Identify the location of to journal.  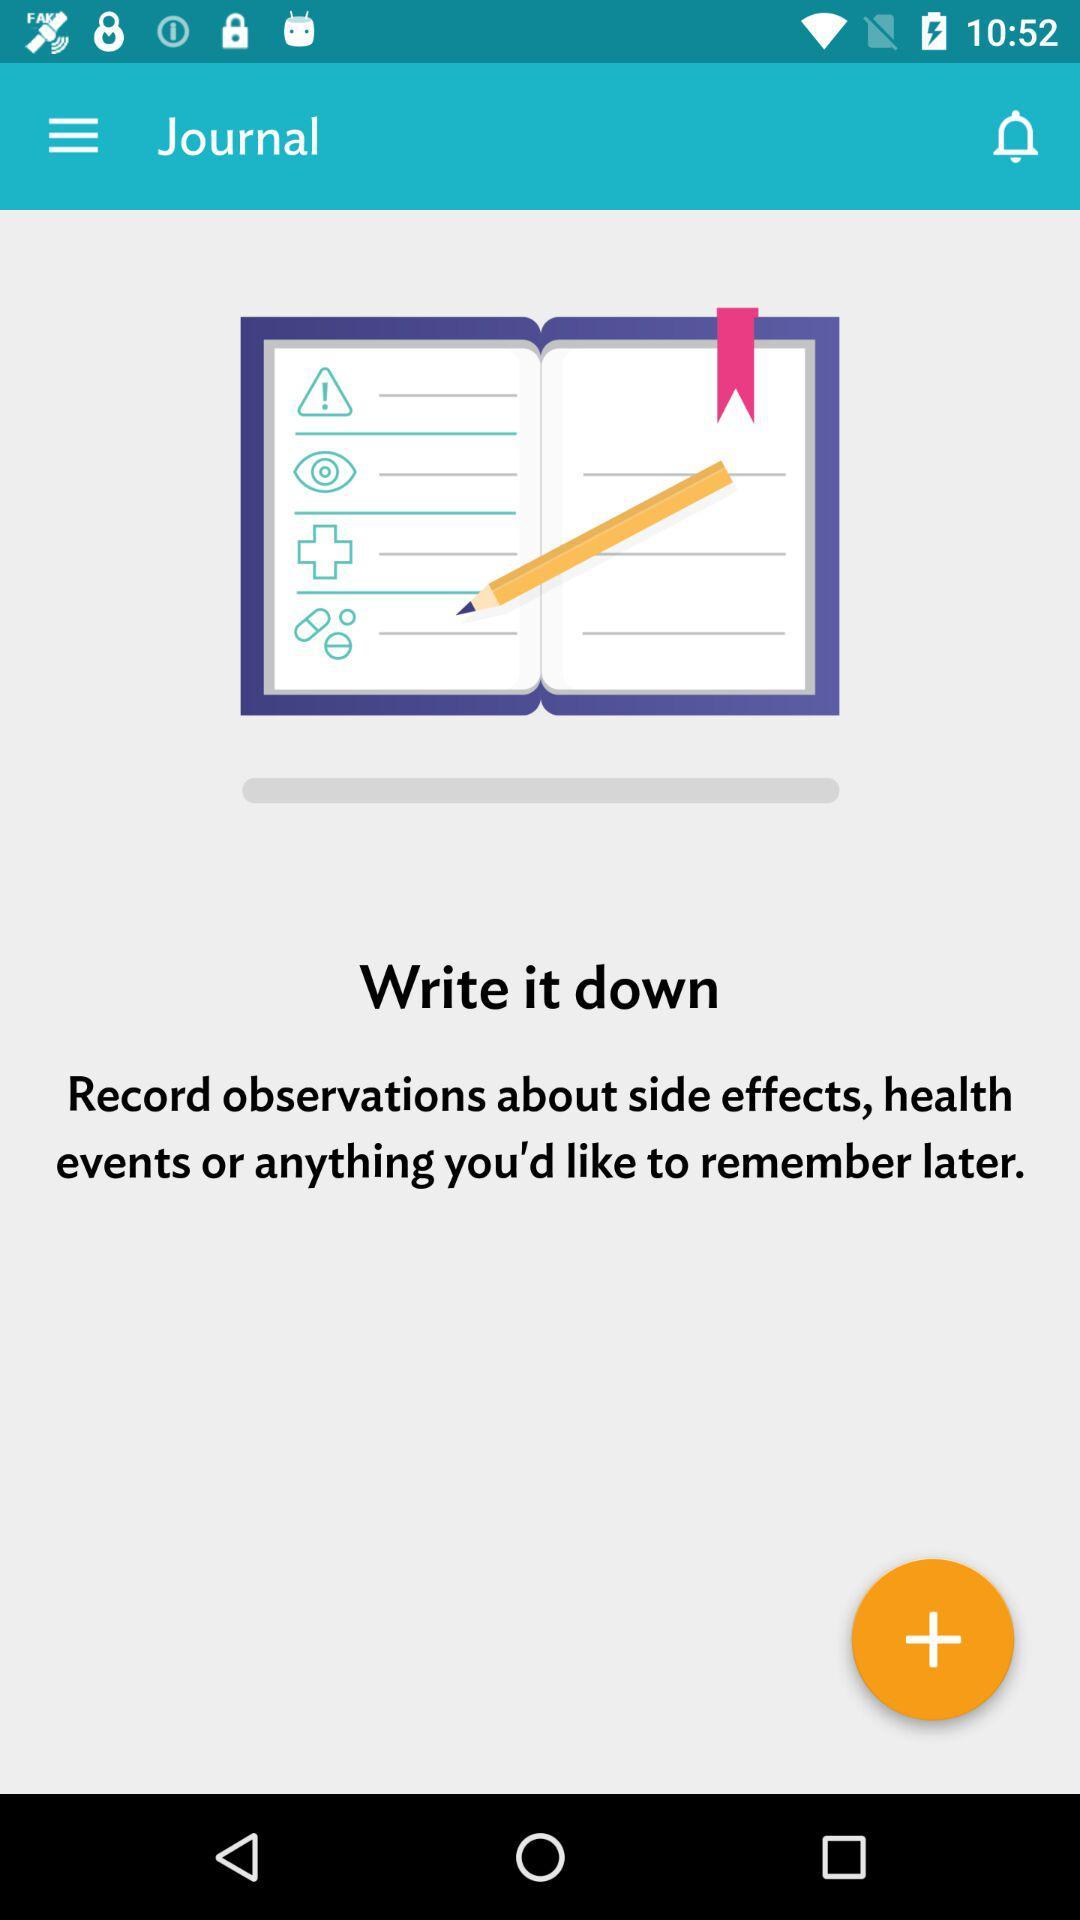
(933, 1646).